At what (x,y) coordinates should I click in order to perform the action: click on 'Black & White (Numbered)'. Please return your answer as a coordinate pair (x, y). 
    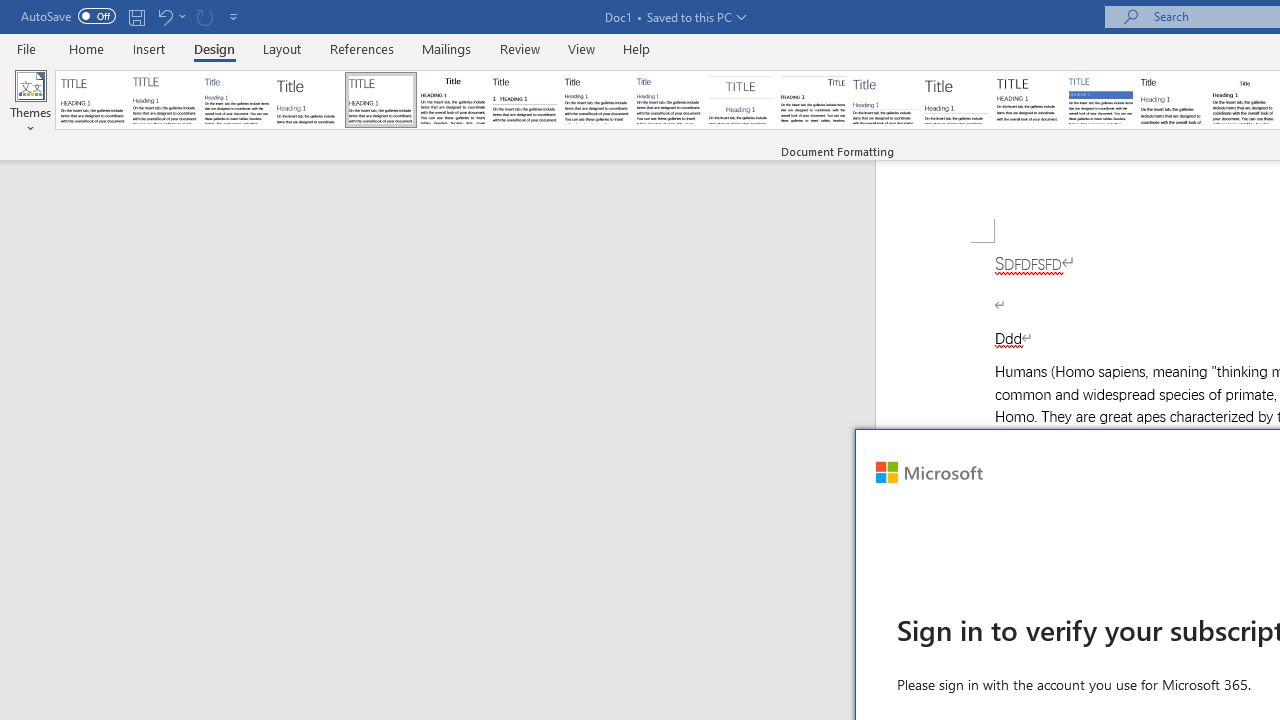
    Looking at the image, I should click on (524, 100).